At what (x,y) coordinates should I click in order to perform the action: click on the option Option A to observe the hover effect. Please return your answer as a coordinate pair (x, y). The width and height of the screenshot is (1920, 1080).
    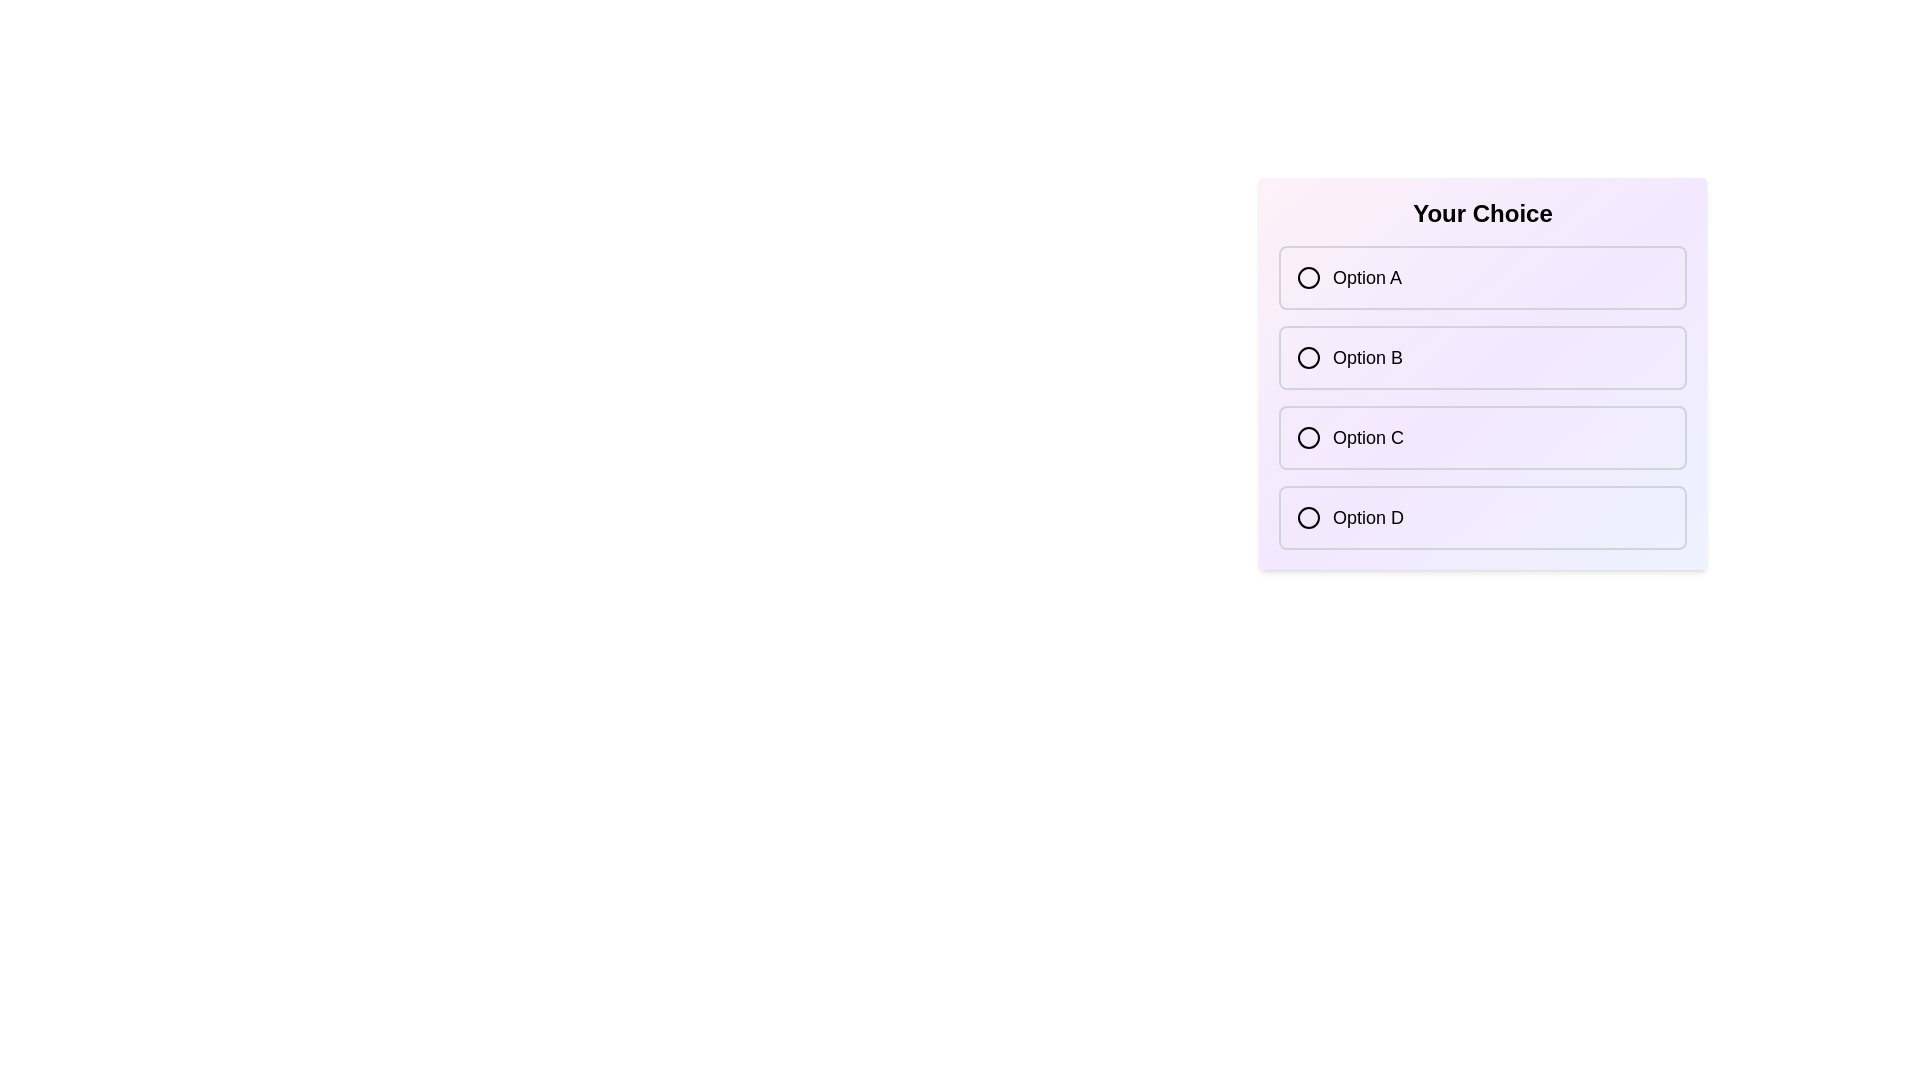
    Looking at the image, I should click on (1483, 277).